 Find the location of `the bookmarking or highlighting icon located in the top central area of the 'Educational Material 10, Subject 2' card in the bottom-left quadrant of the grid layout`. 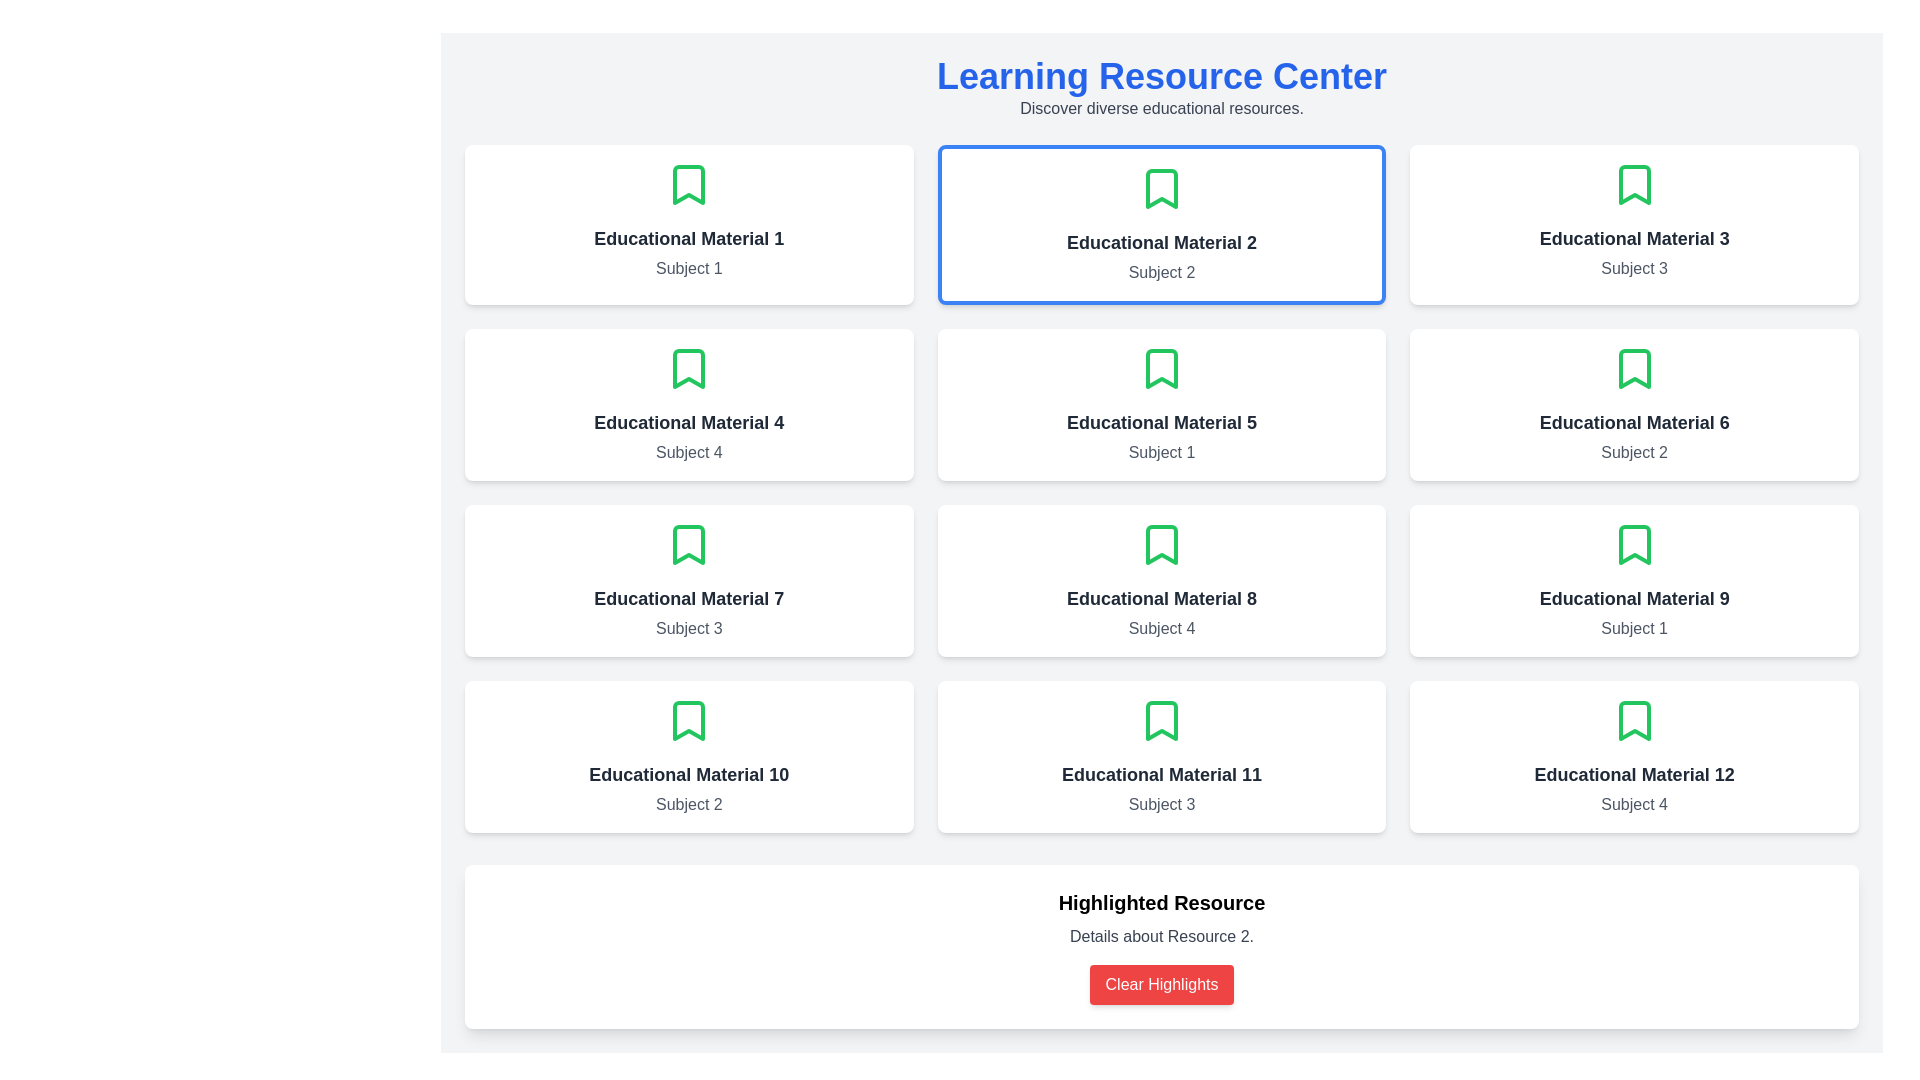

the bookmarking or highlighting icon located in the top central area of the 'Educational Material 10, Subject 2' card in the bottom-left quadrant of the grid layout is located at coordinates (689, 721).